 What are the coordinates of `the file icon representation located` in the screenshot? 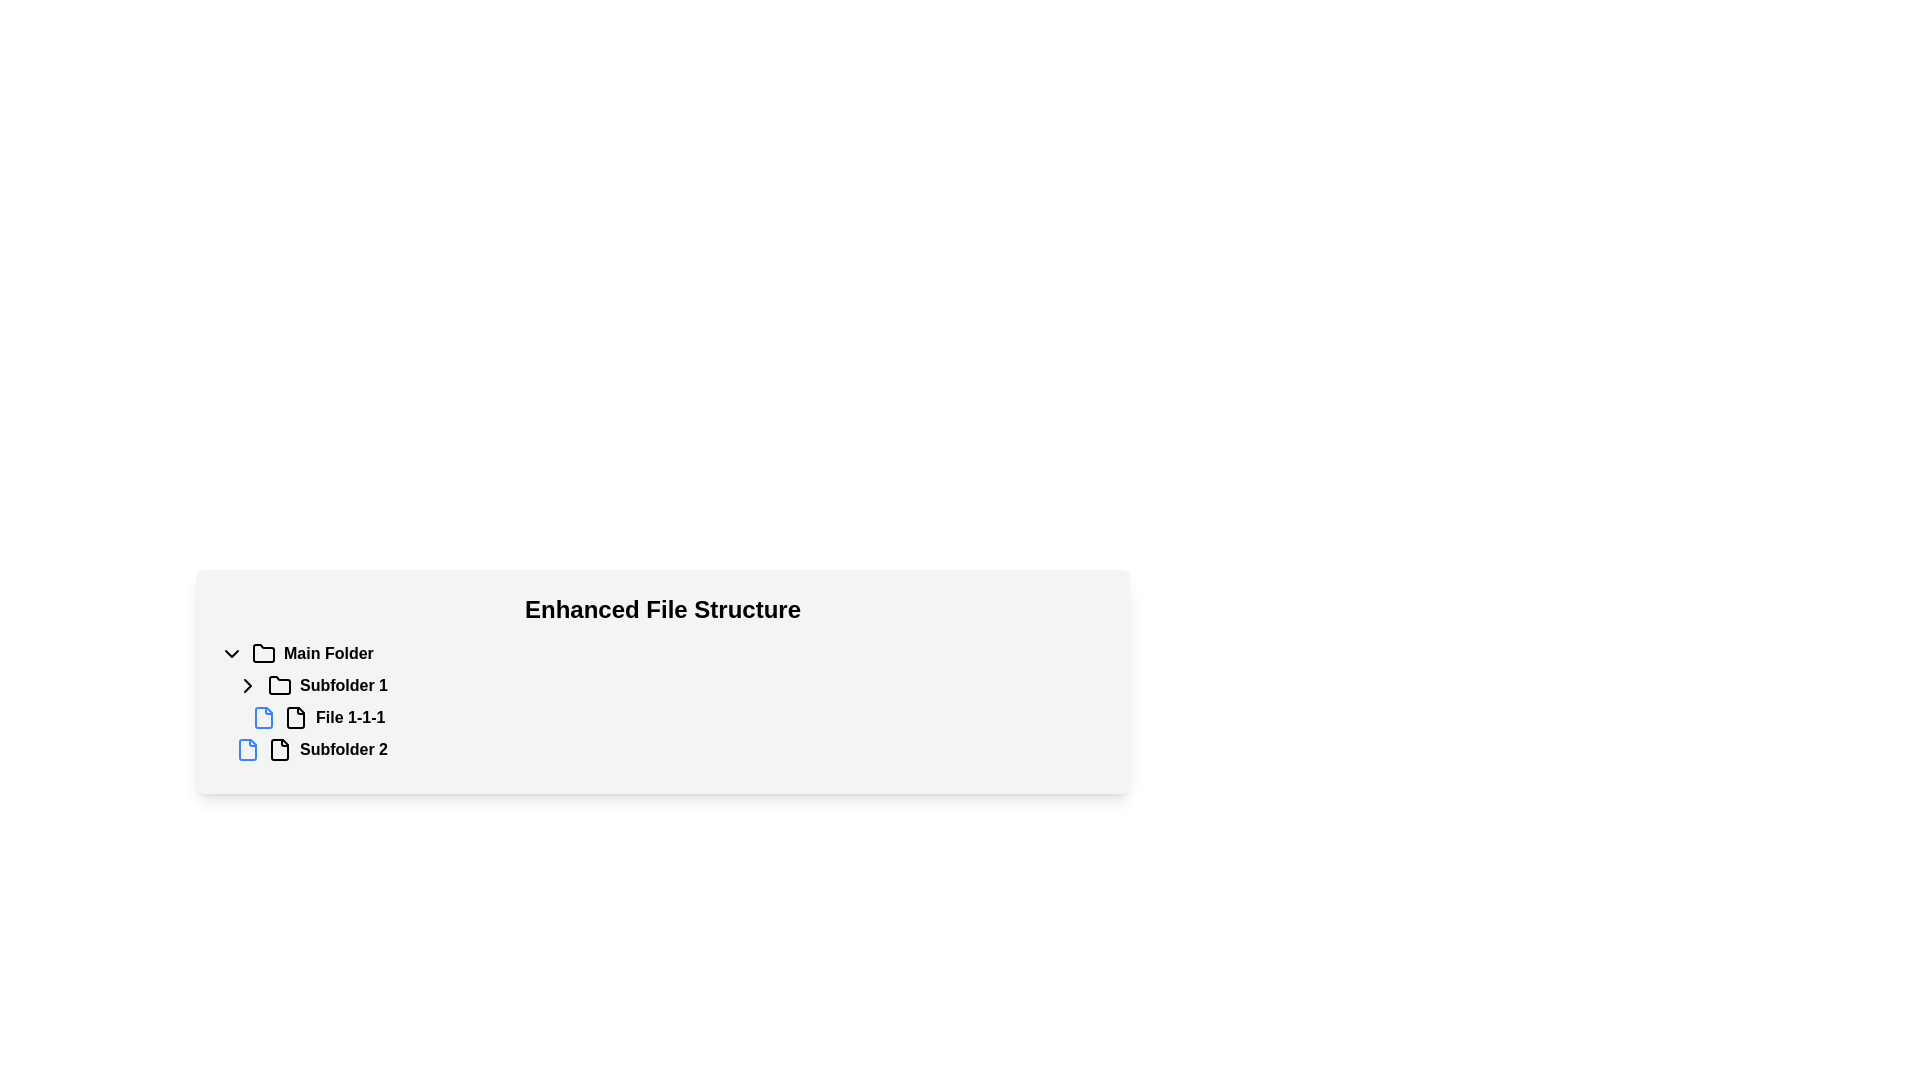 It's located at (278, 749).